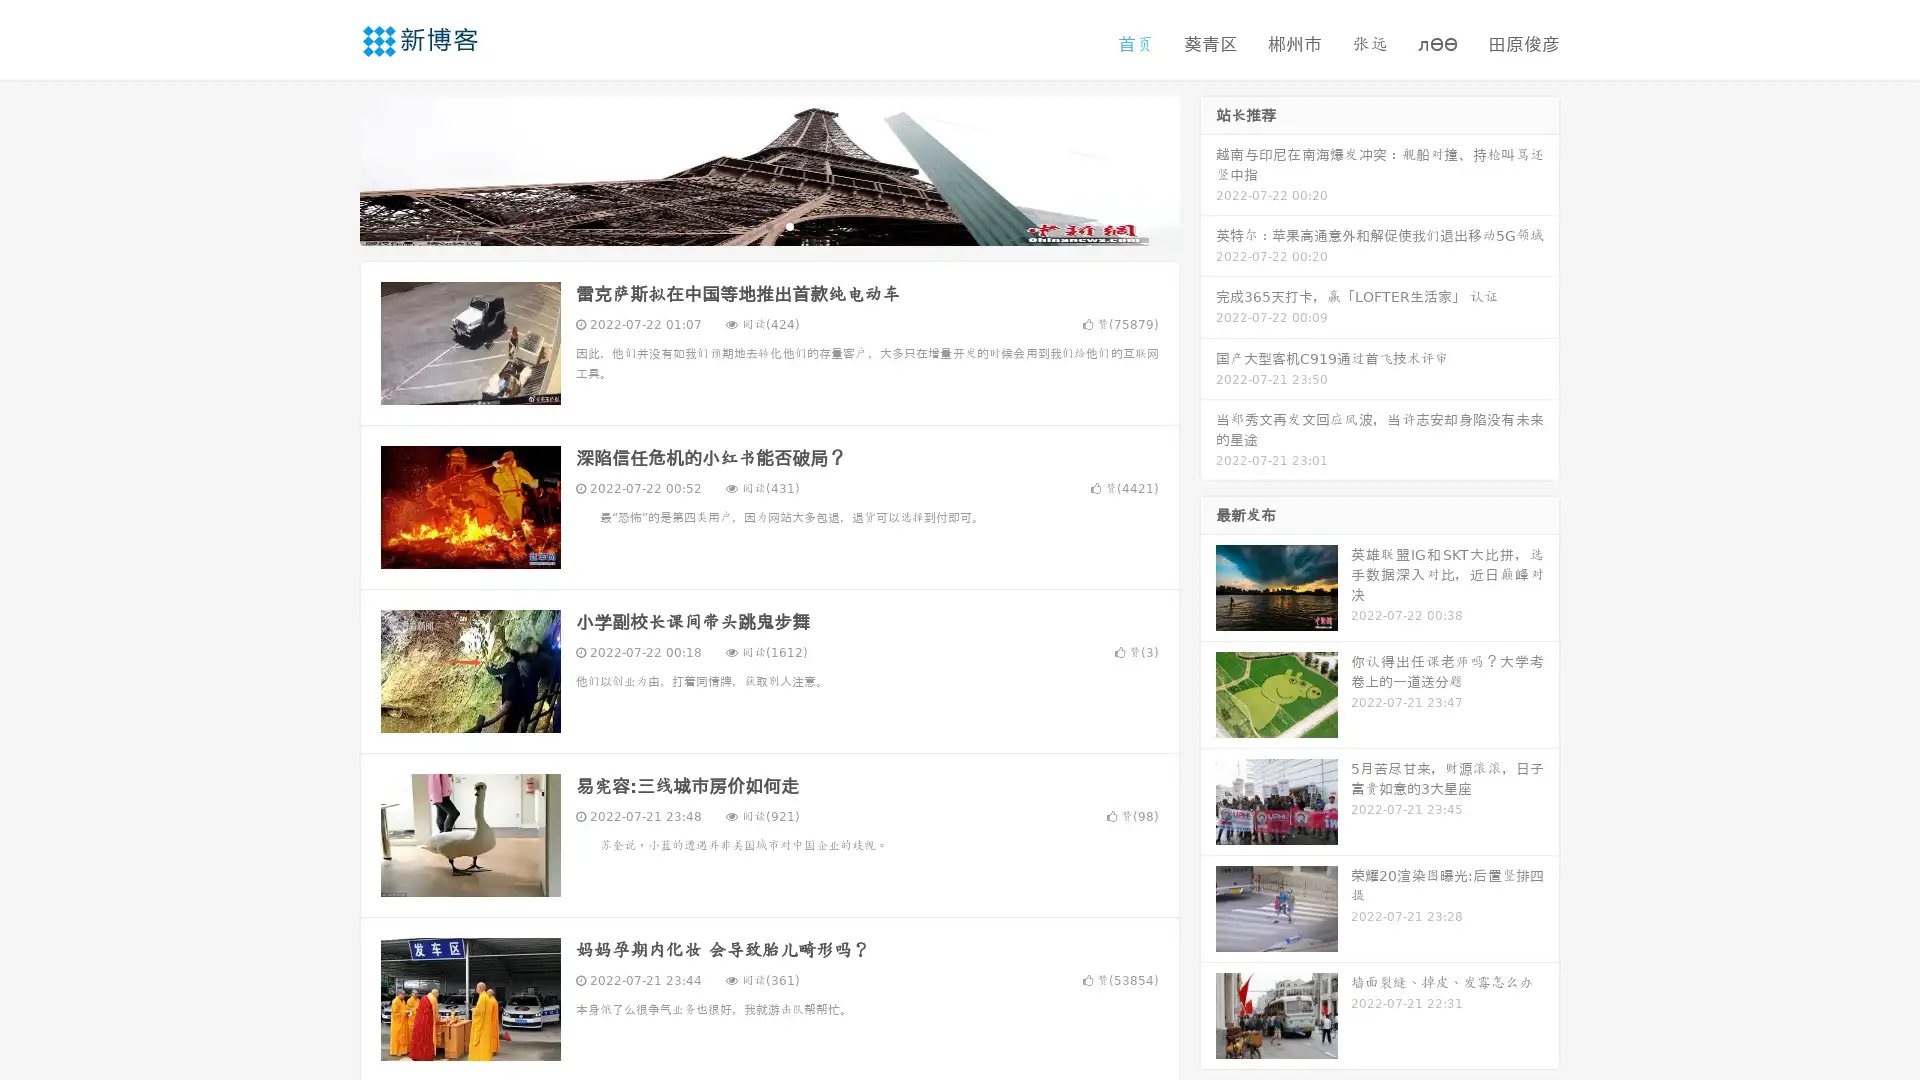 This screenshot has width=1920, height=1080. Describe the element at coordinates (1208, 168) in the screenshot. I see `Next slide` at that location.